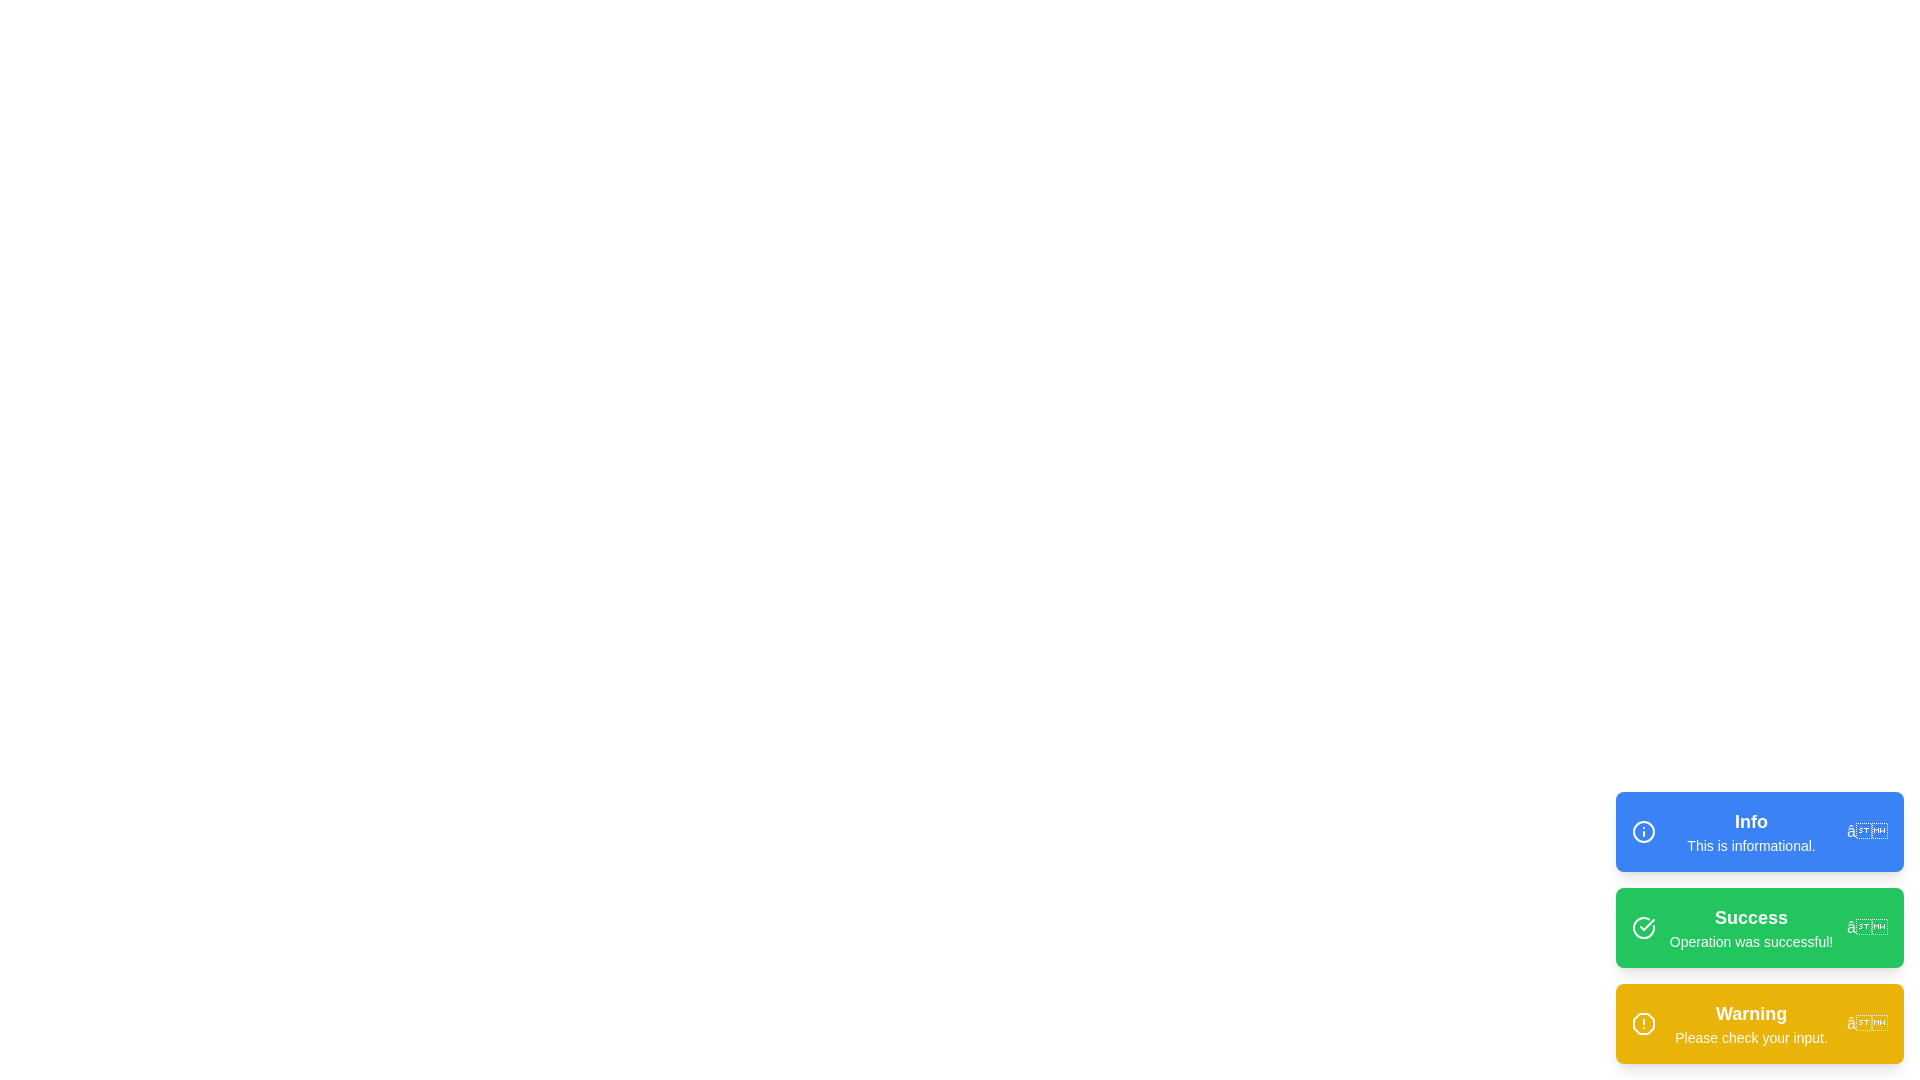 This screenshot has height=1080, width=1920. Describe the element at coordinates (1643, 1023) in the screenshot. I see `properties of the yellow octagonal alert icon with a warning symbol, located in the bottom-most yellow alert box on the left side` at that location.